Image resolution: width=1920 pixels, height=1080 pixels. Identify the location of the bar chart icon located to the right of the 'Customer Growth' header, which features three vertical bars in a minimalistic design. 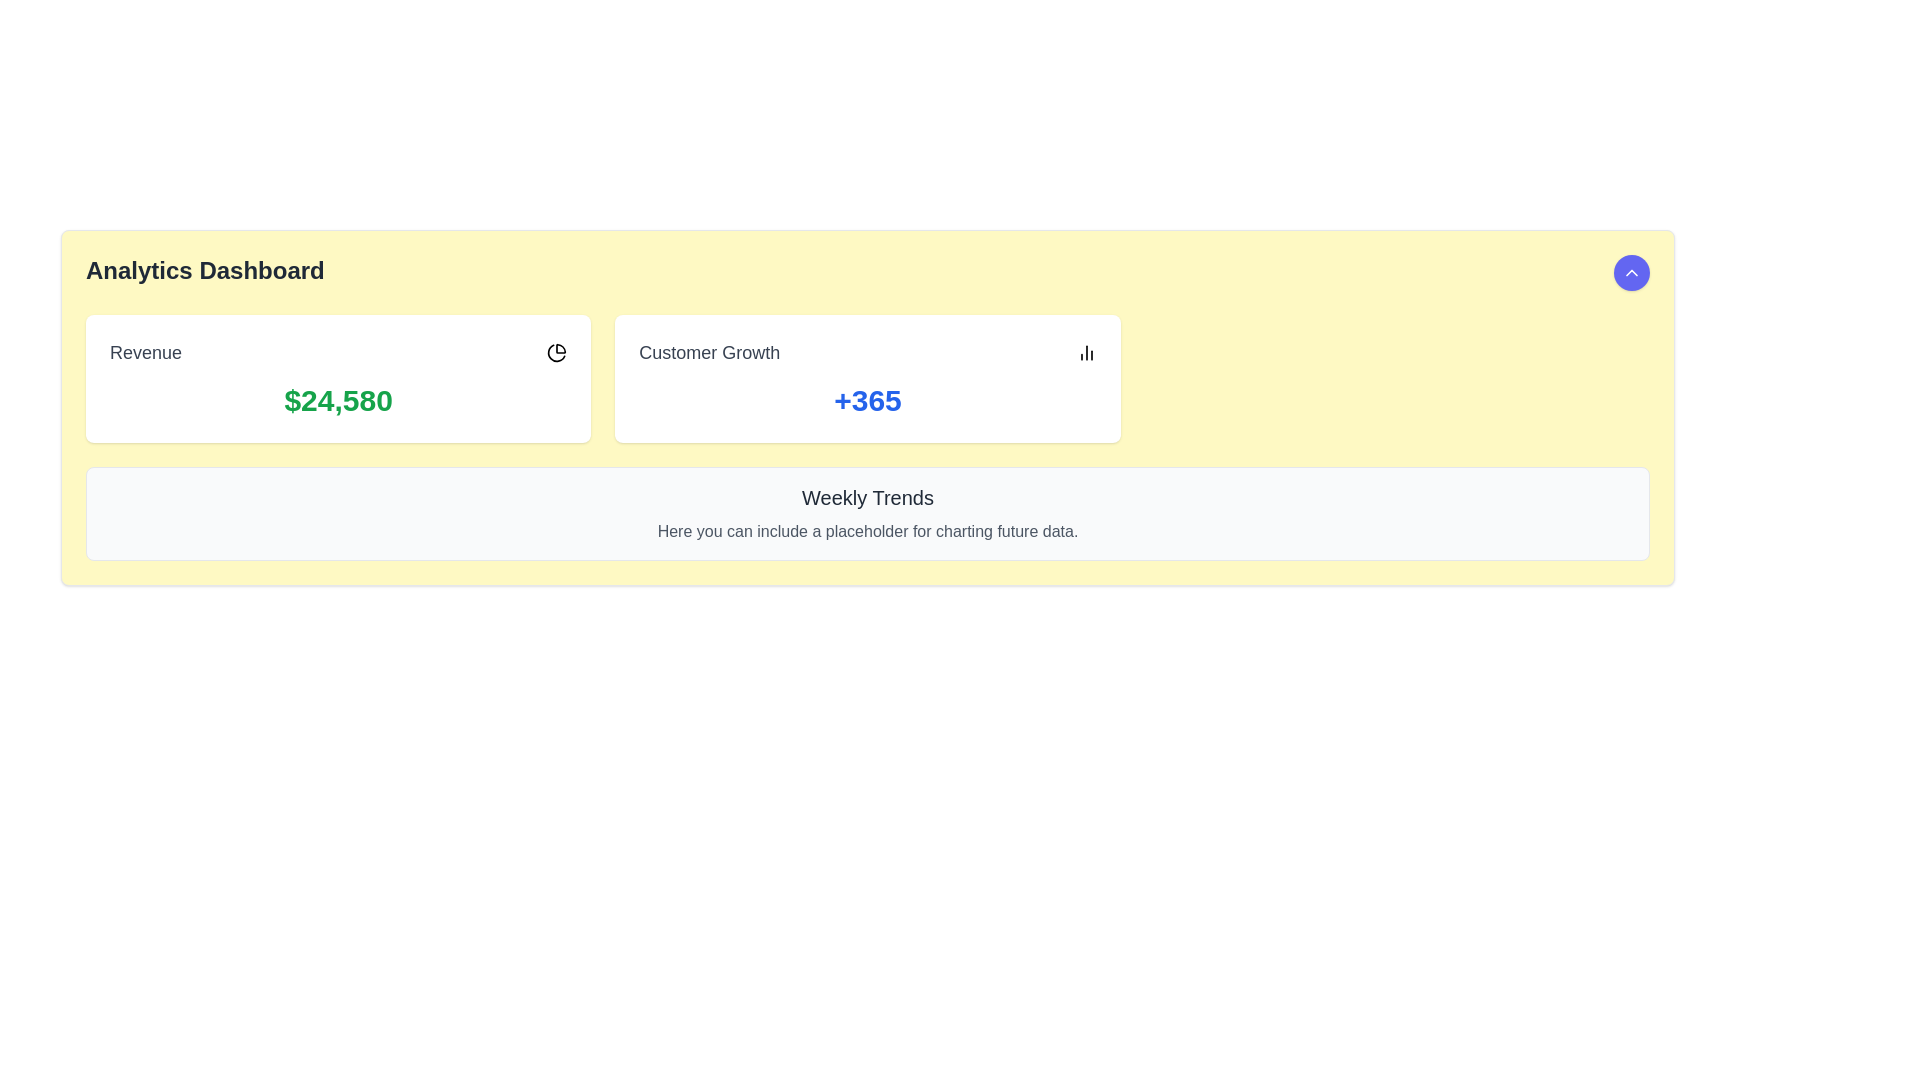
(1085, 352).